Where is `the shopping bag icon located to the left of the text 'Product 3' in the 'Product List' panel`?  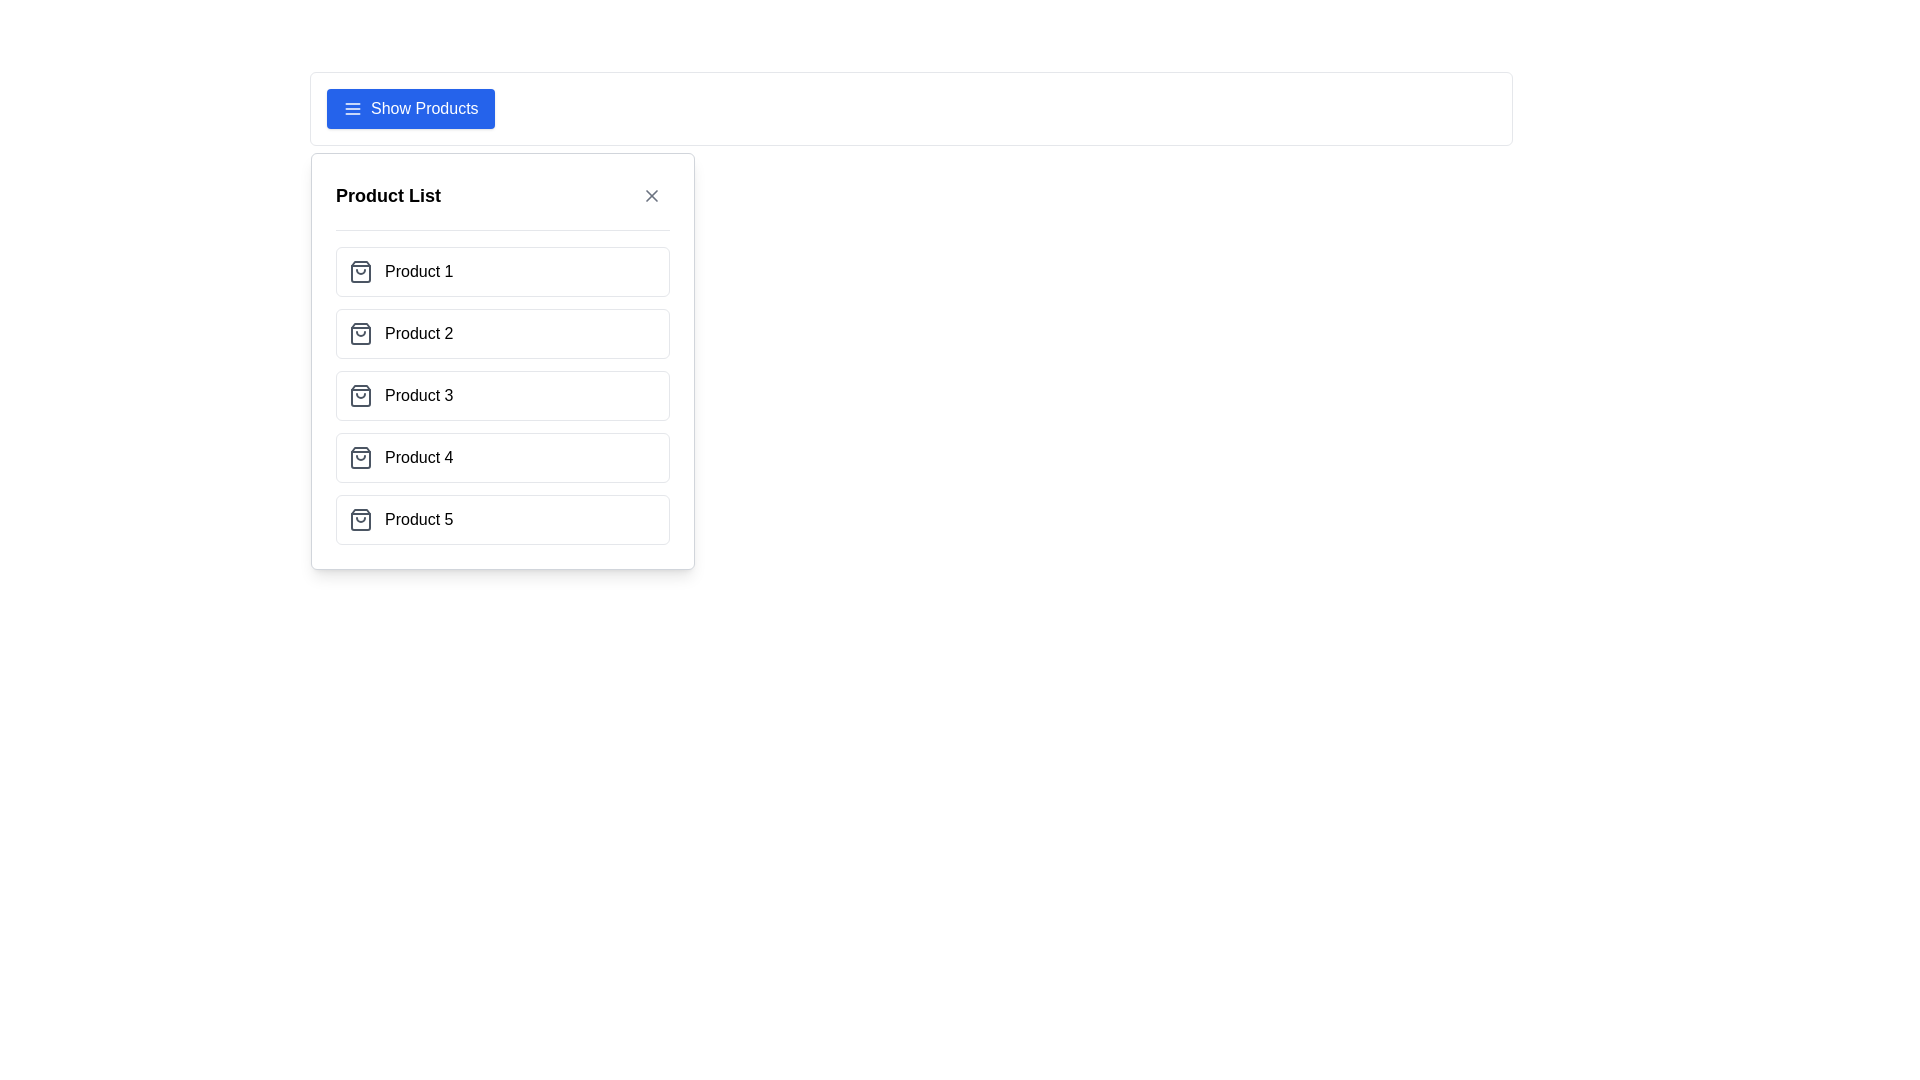 the shopping bag icon located to the left of the text 'Product 3' in the 'Product List' panel is located at coordinates (360, 396).